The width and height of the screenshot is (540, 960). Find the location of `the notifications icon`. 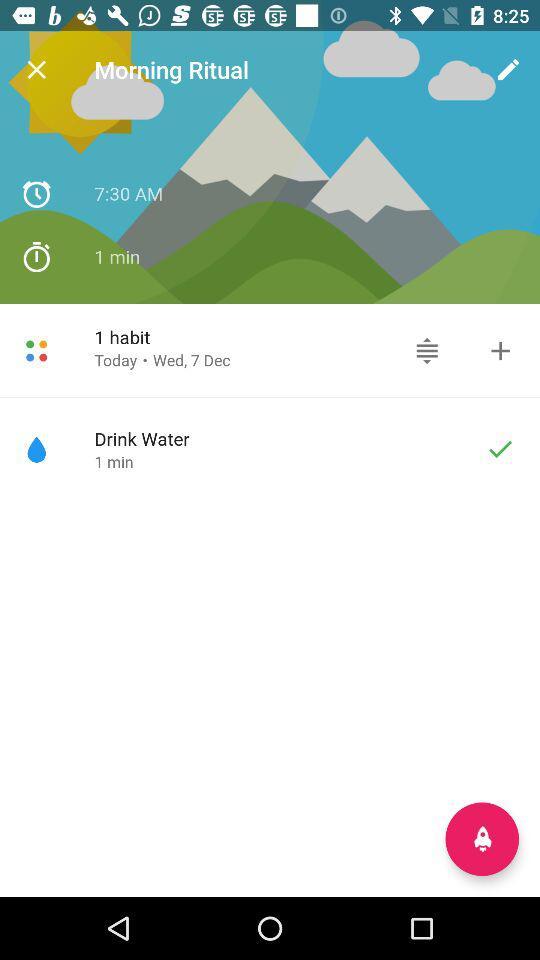

the notifications icon is located at coordinates (481, 839).